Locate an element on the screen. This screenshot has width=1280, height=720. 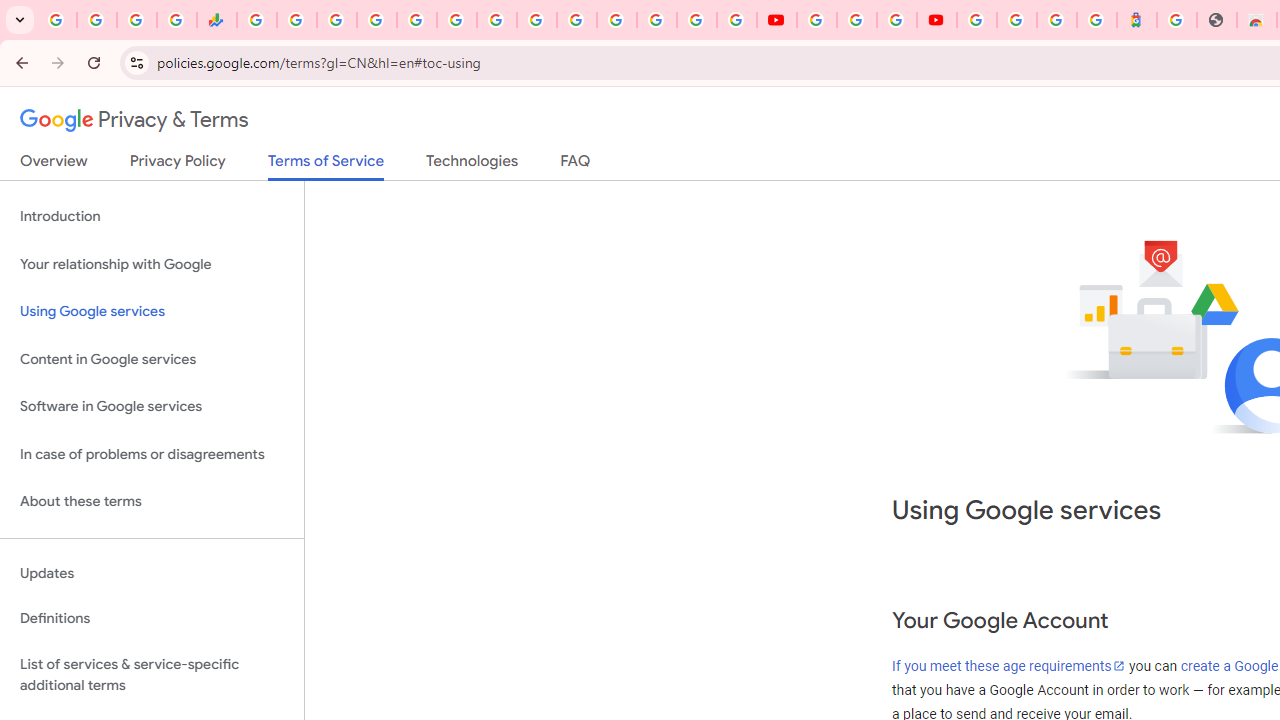
'Sign in - Google Accounts' is located at coordinates (977, 20).